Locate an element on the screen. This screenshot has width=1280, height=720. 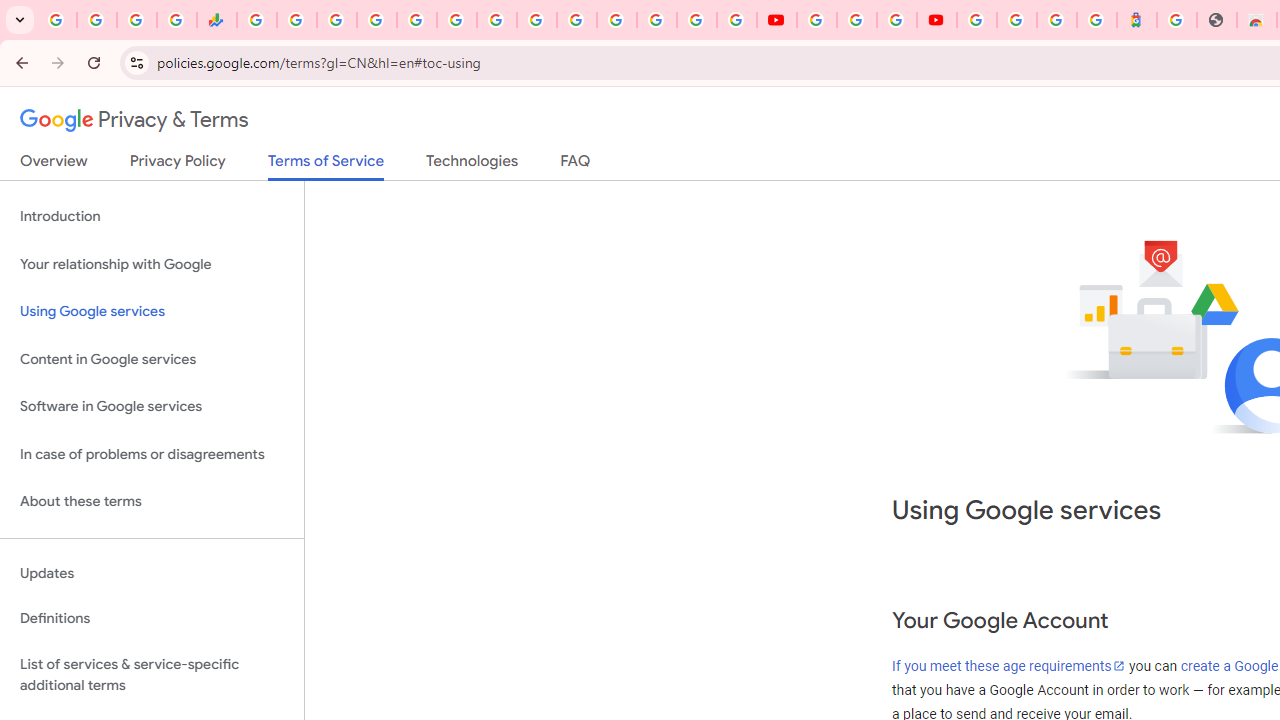
'Sign in - Google Accounts' is located at coordinates (977, 20).